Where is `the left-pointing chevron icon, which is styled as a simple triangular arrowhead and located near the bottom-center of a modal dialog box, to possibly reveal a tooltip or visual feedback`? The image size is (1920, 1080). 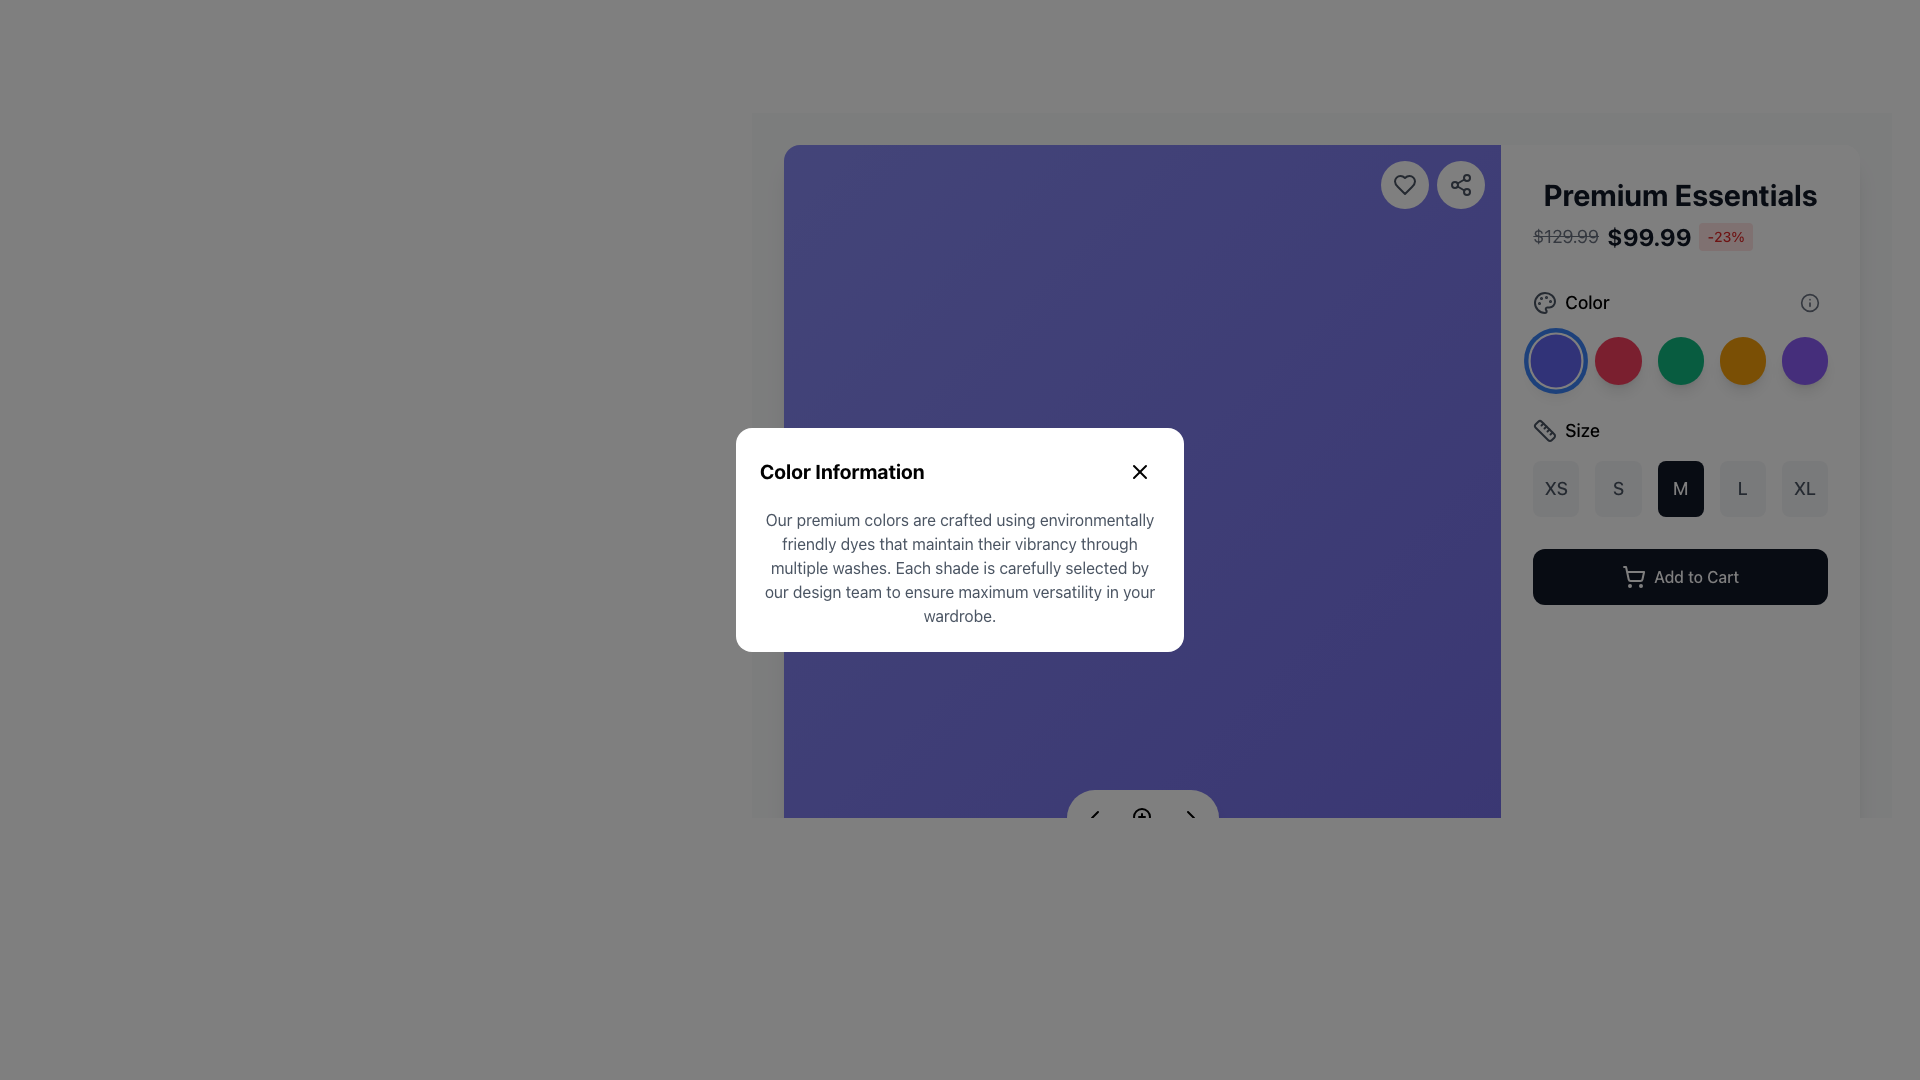 the left-pointing chevron icon, which is styled as a simple triangular arrowhead and located near the bottom-center of a modal dialog box, to possibly reveal a tooltip or visual feedback is located at coordinates (1093, 818).